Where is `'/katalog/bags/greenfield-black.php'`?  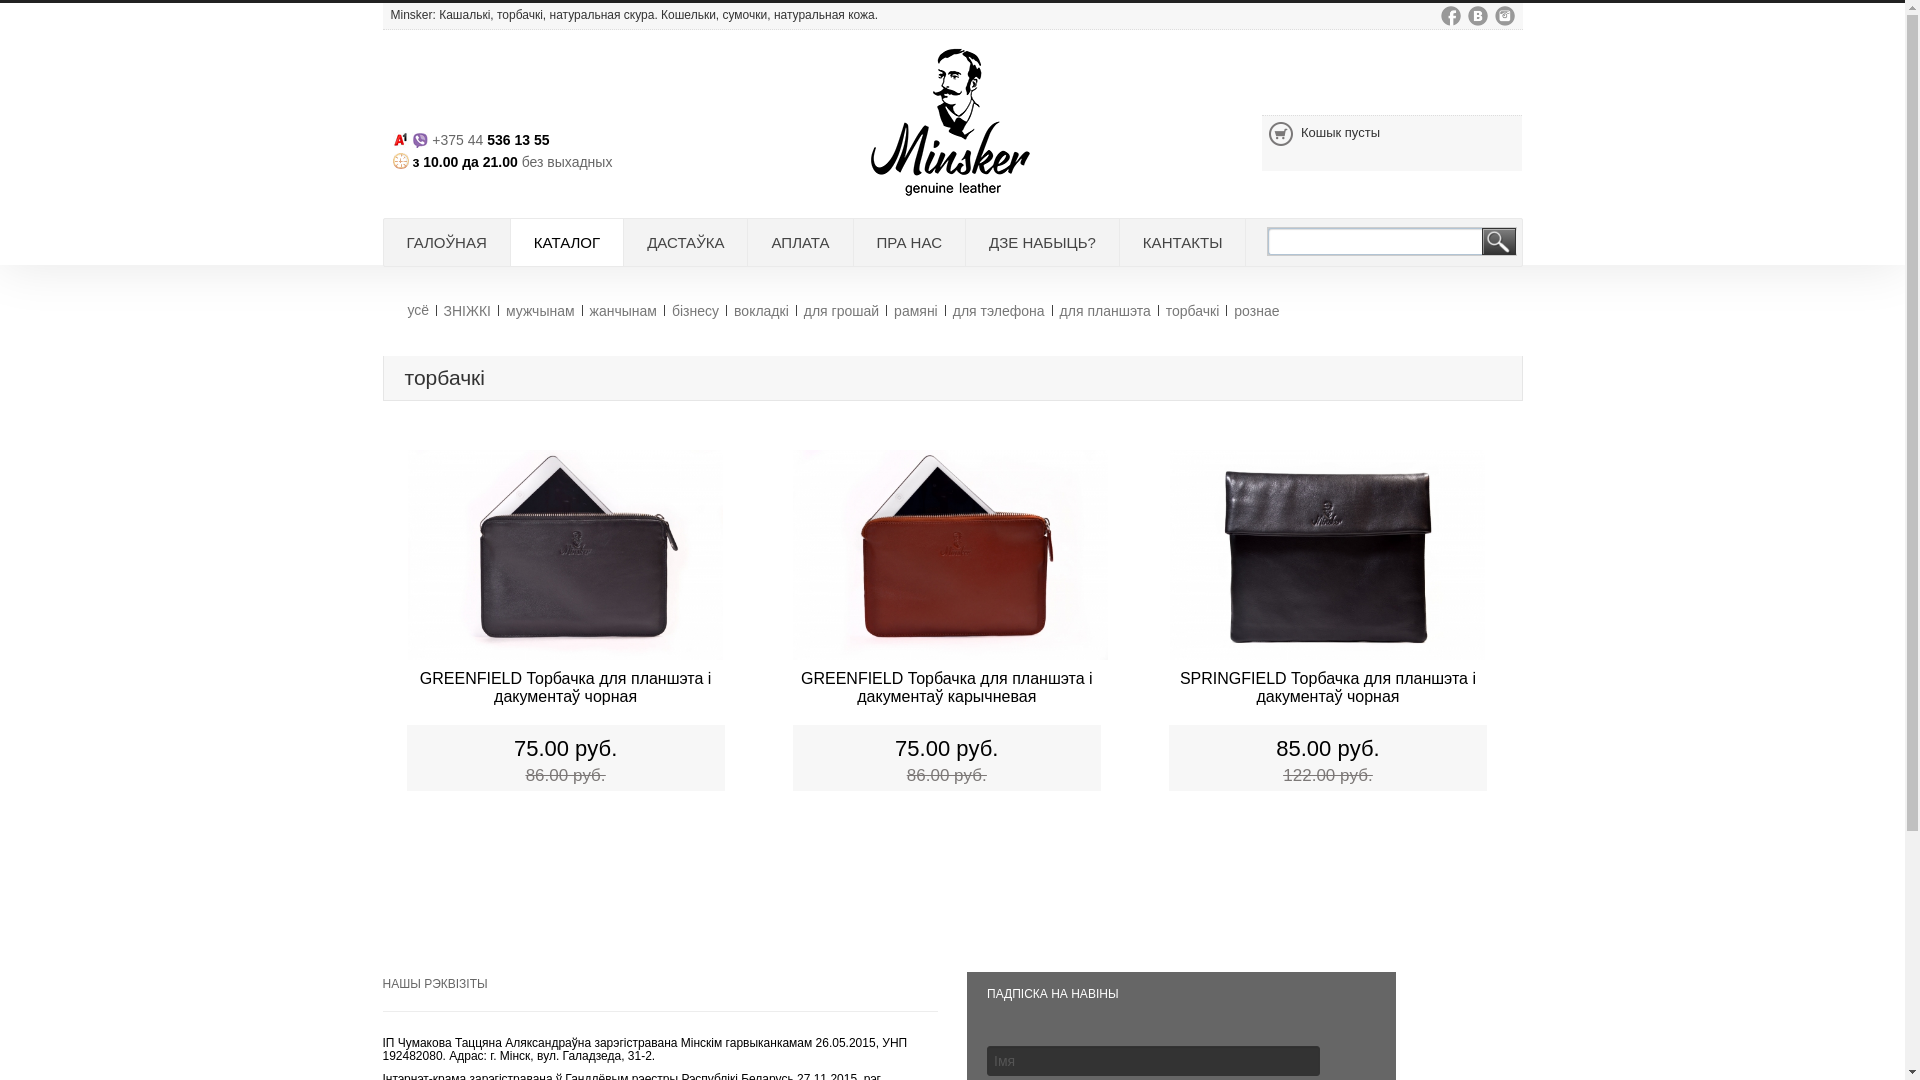 '/katalog/bags/greenfield-black.php' is located at coordinates (564, 558).